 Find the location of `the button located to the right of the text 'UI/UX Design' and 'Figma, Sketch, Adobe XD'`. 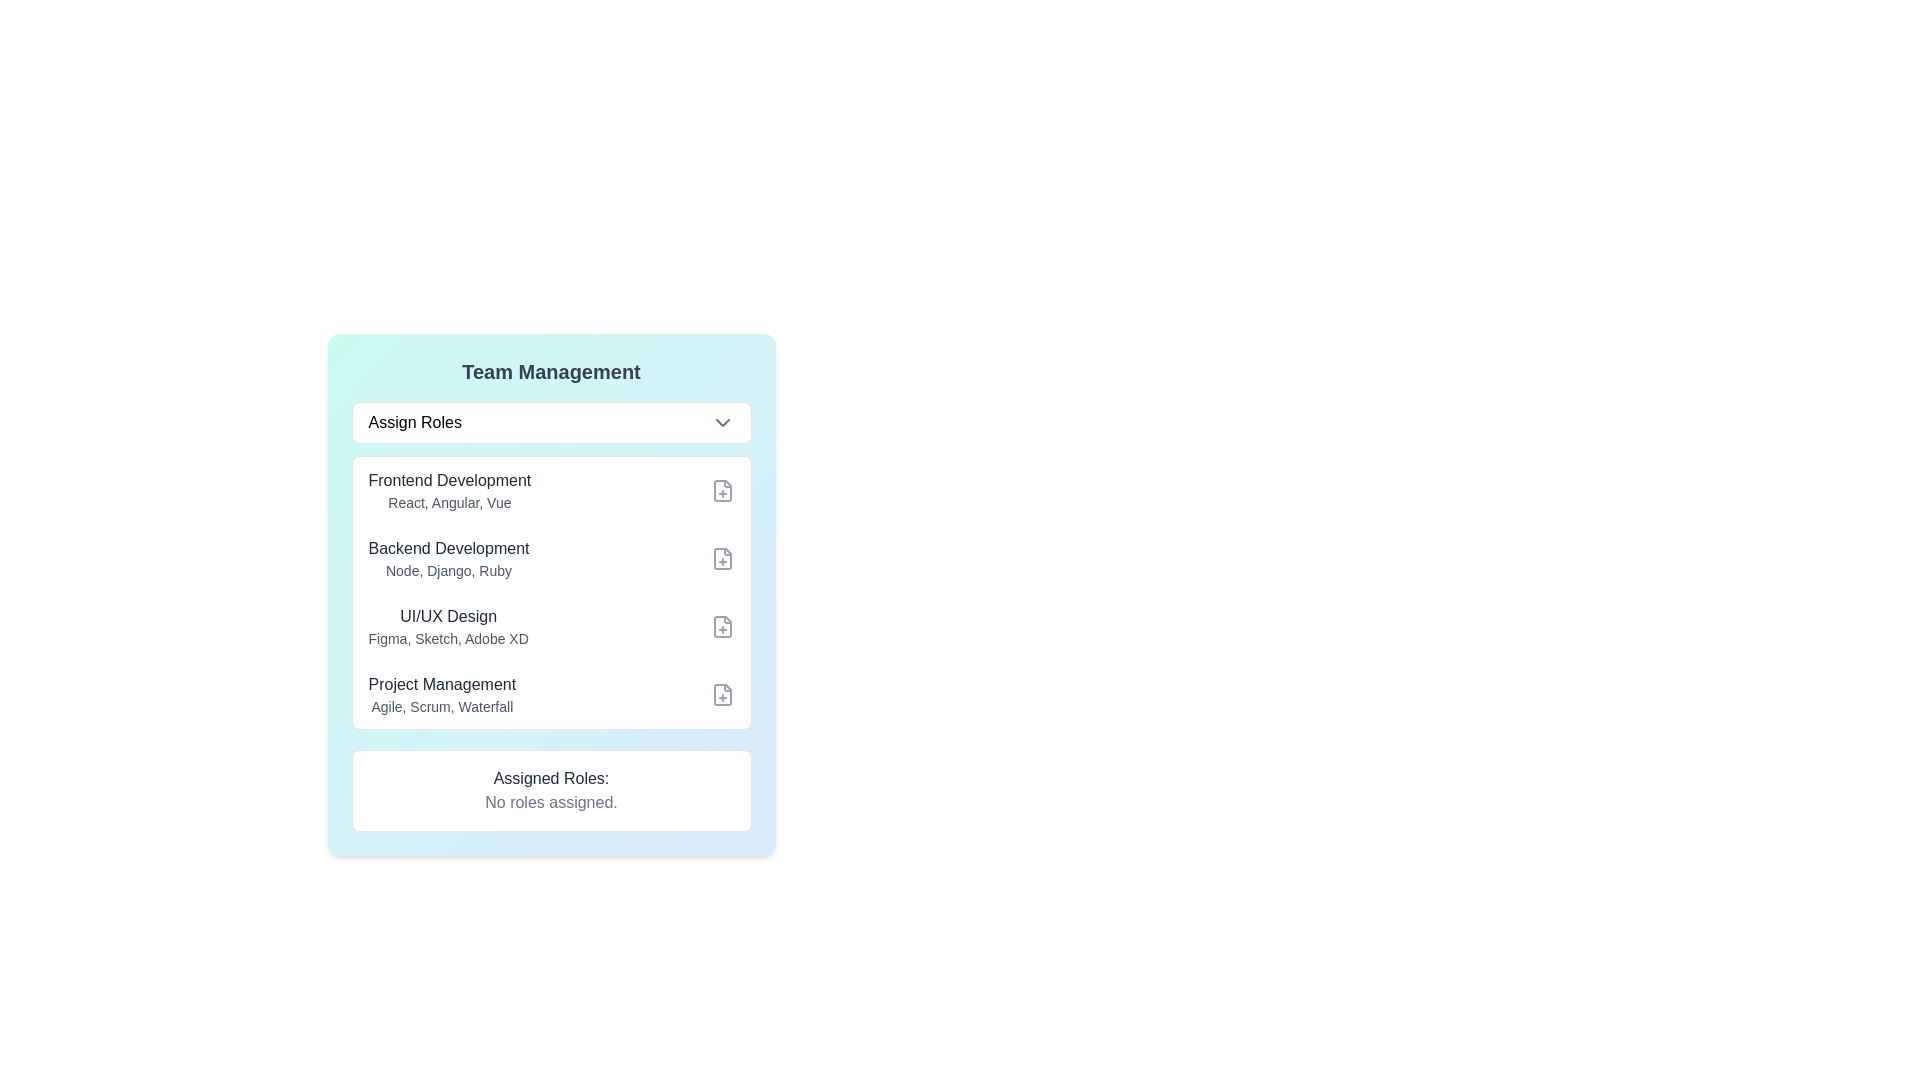

the button located to the right of the text 'UI/UX Design' and 'Figma, Sketch, Adobe XD' is located at coordinates (721, 626).